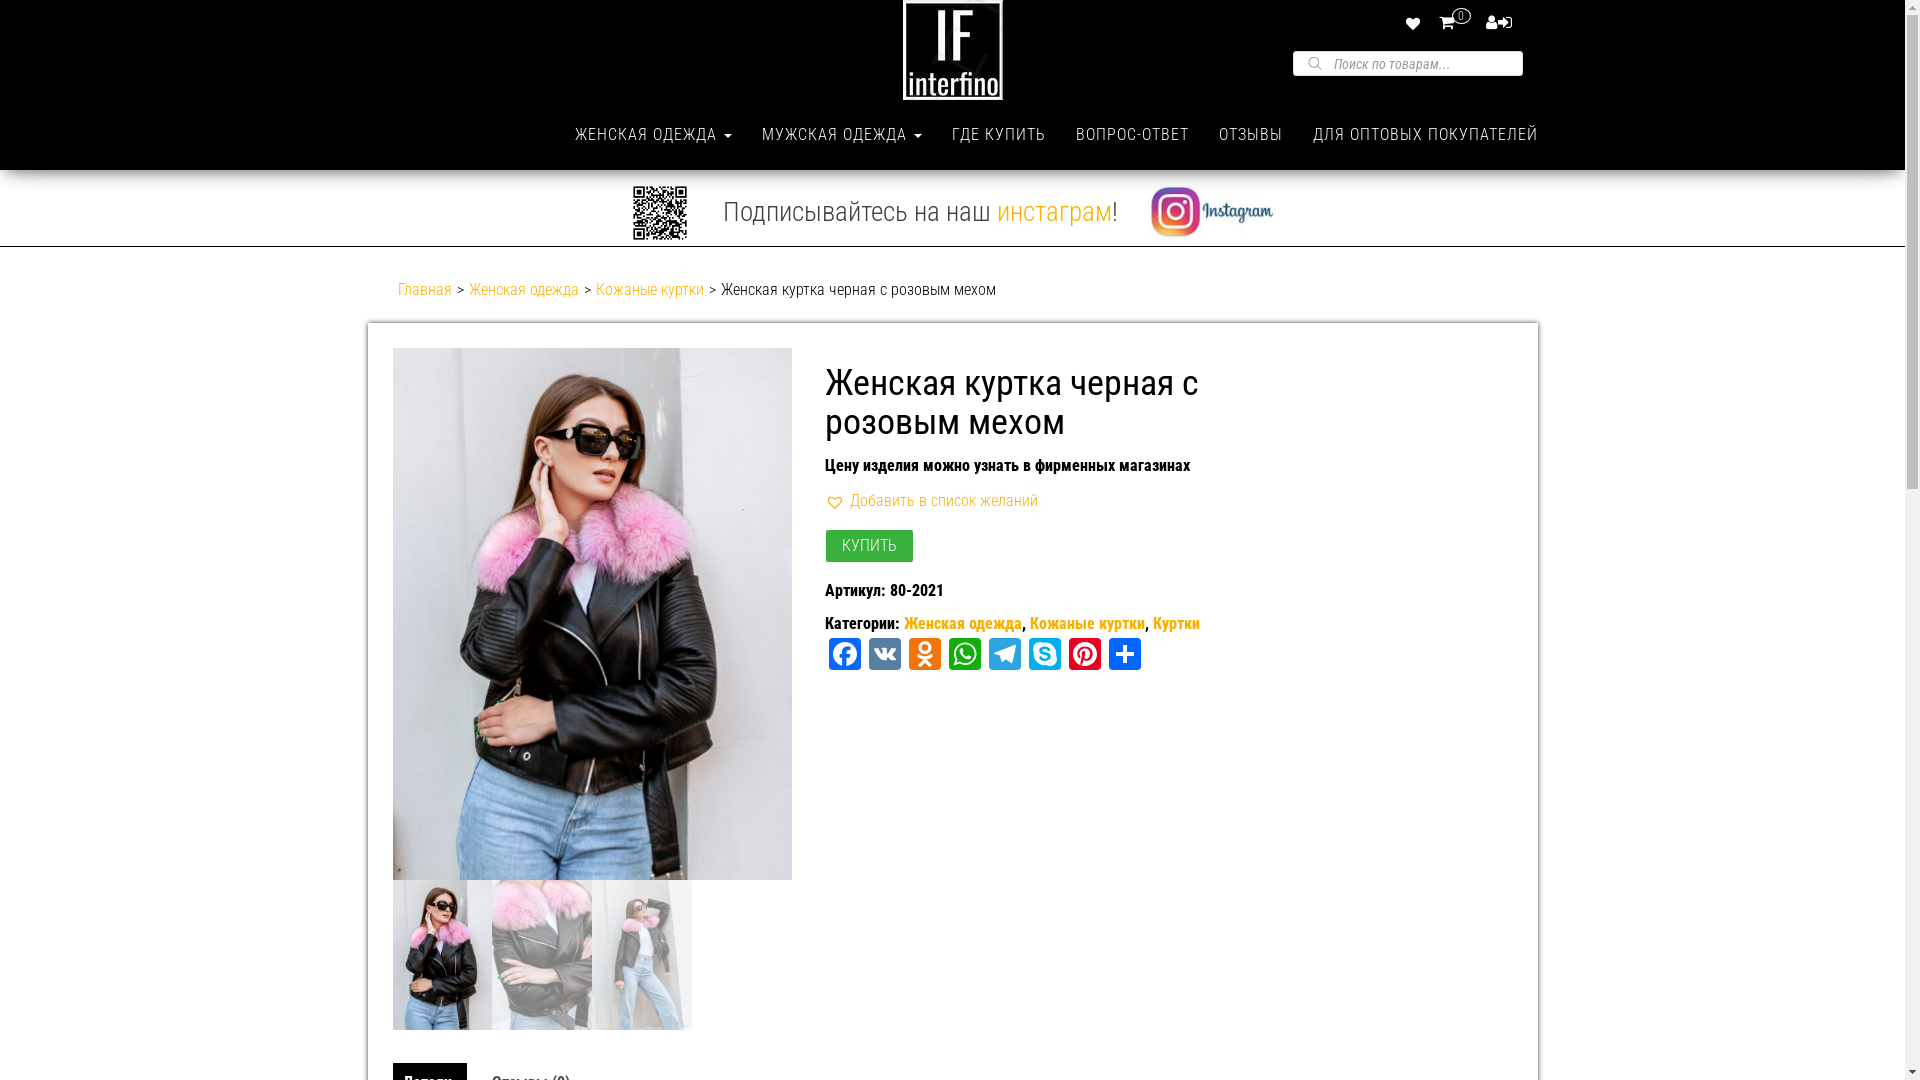 This screenshot has height=1080, width=1920. What do you see at coordinates (904, 656) in the screenshot?
I see `'Odnoklassniki'` at bounding box center [904, 656].